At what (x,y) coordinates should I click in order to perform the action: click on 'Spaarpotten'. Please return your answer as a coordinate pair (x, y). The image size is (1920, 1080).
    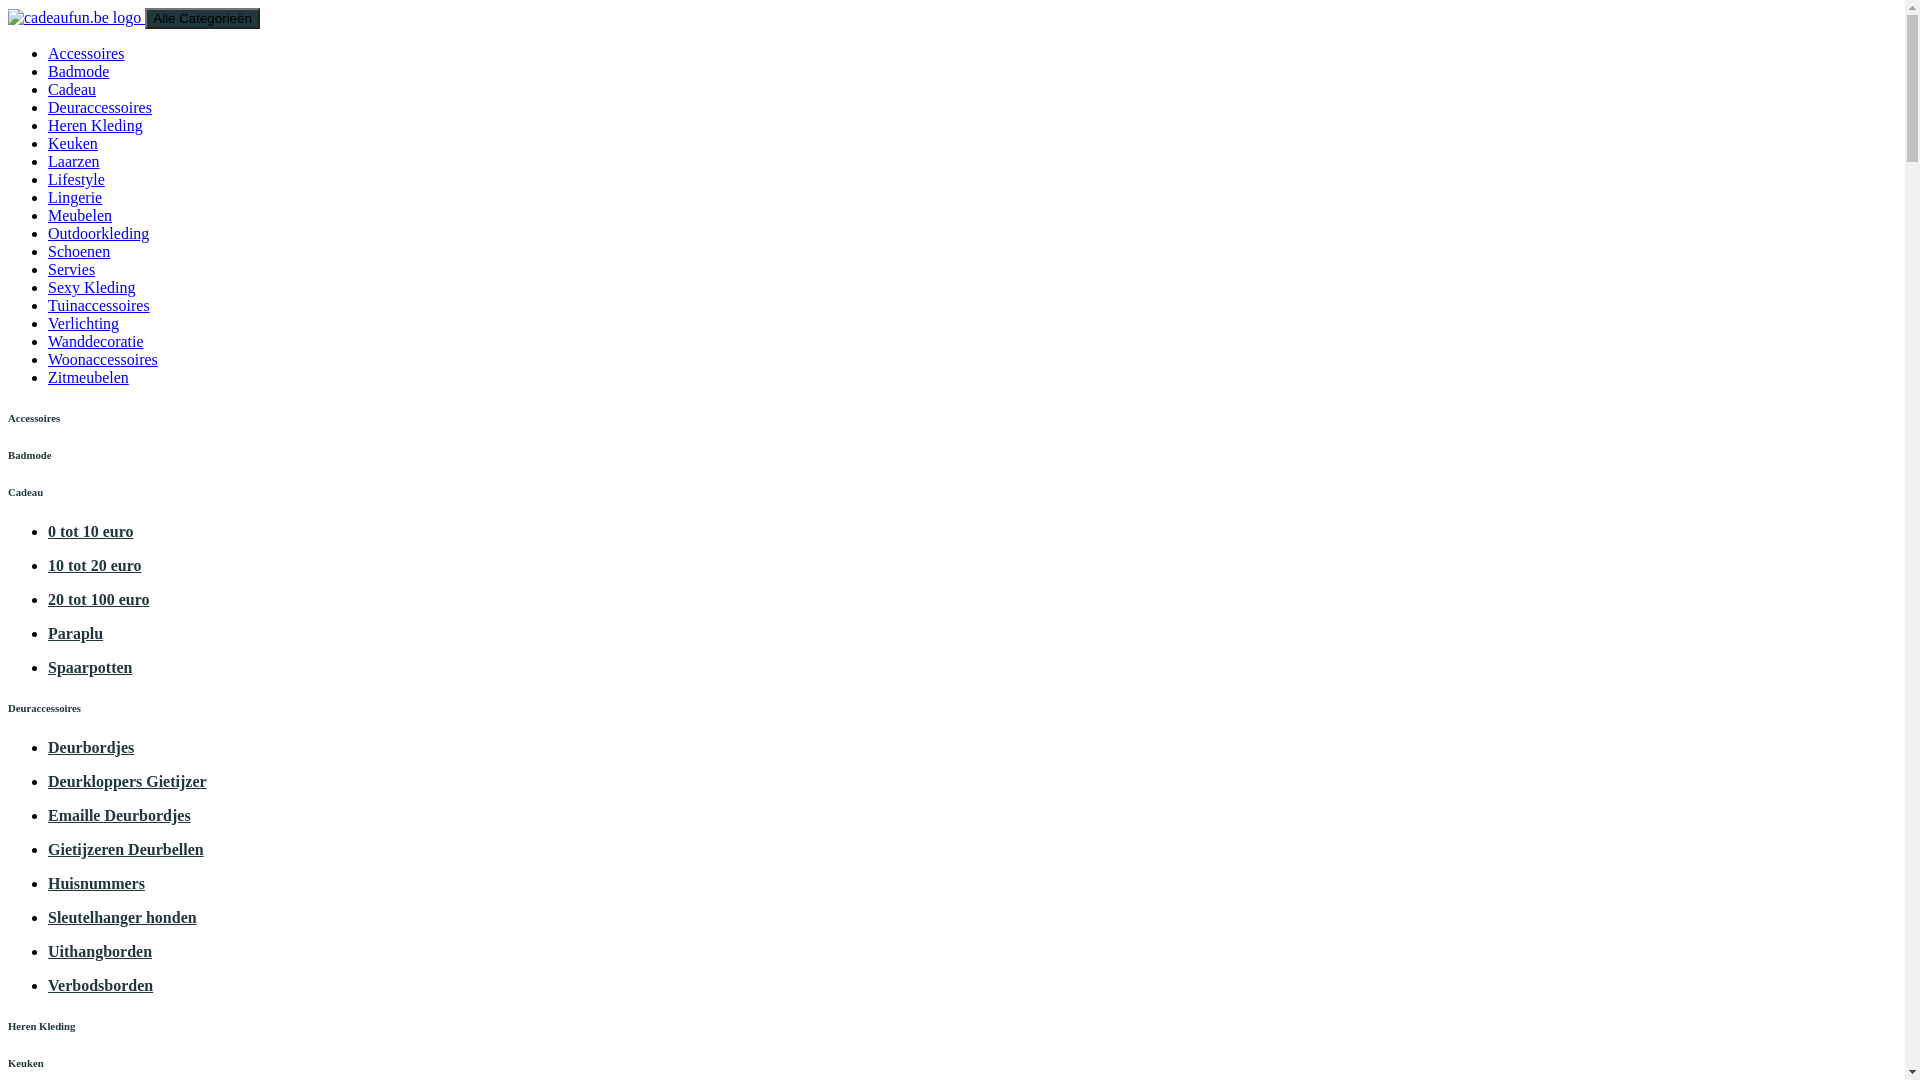
    Looking at the image, I should click on (89, 667).